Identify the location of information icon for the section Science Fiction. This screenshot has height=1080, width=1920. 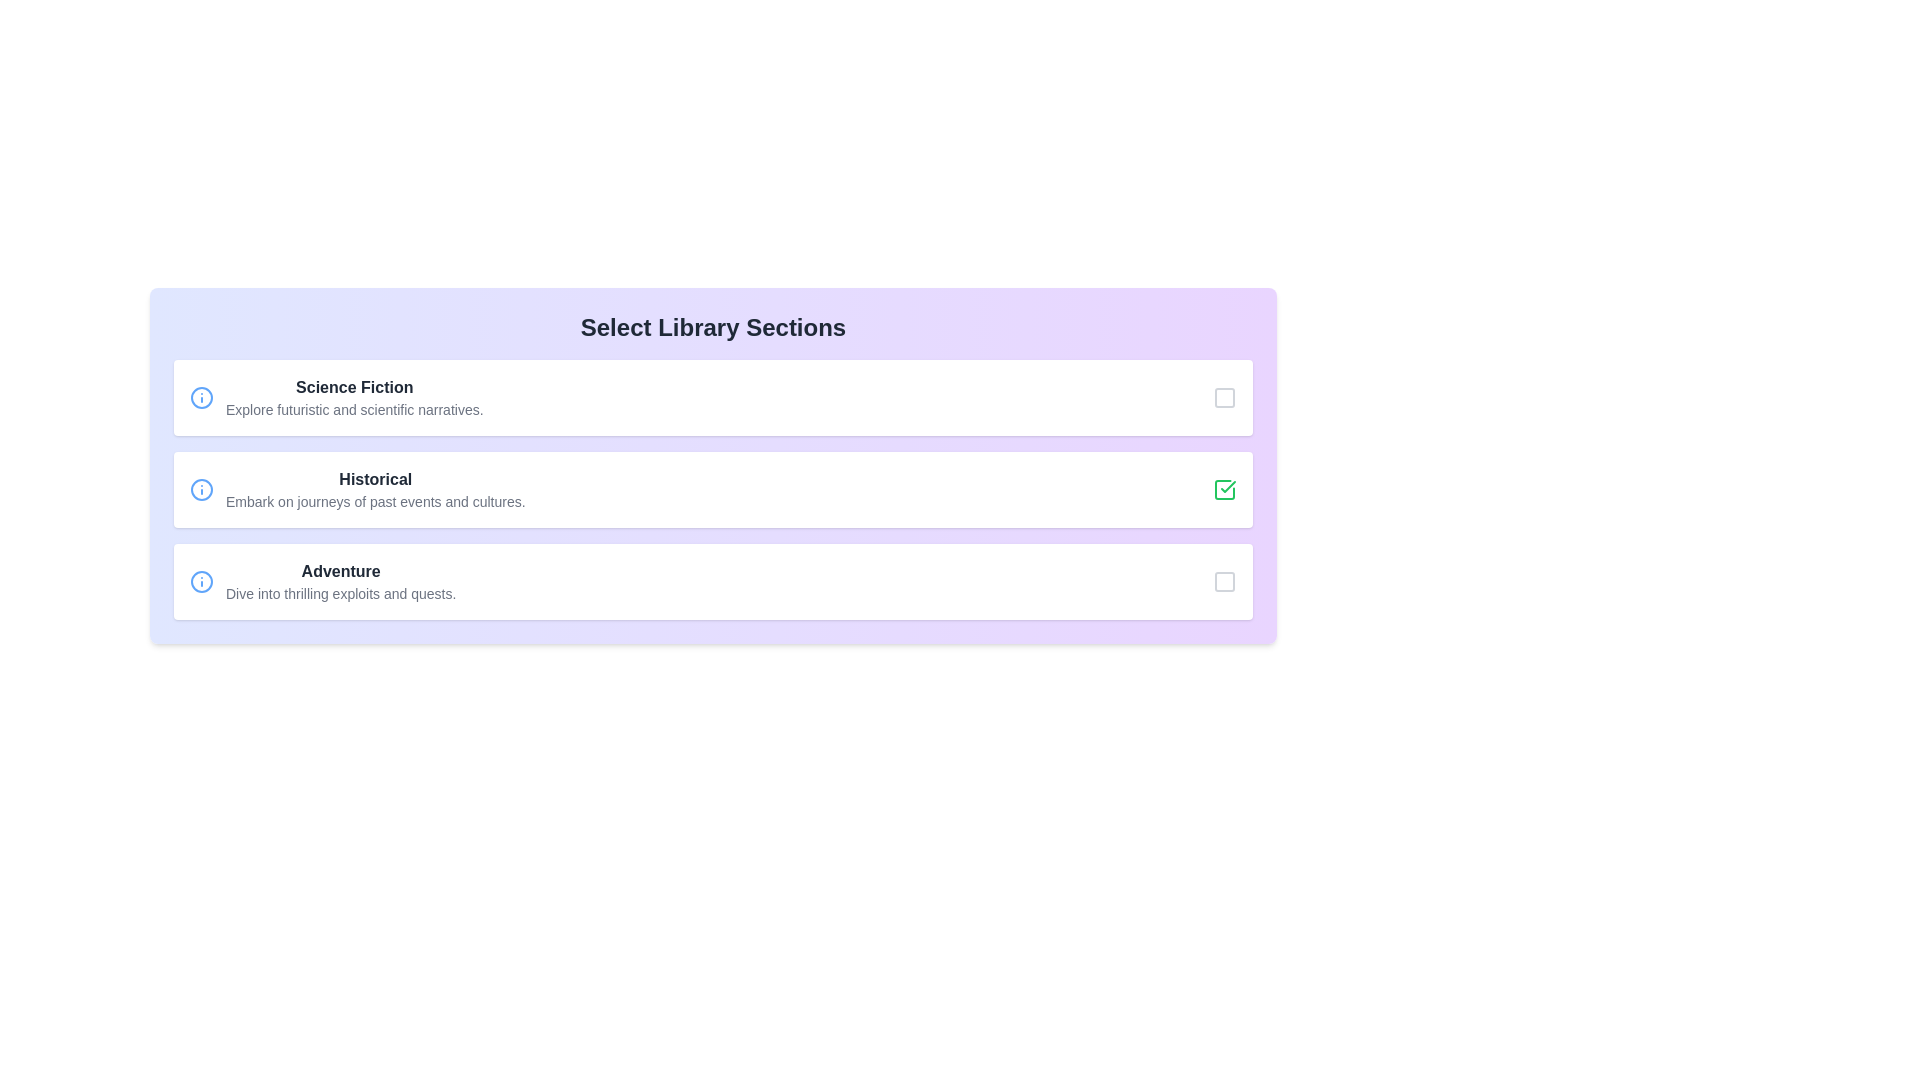
(201, 397).